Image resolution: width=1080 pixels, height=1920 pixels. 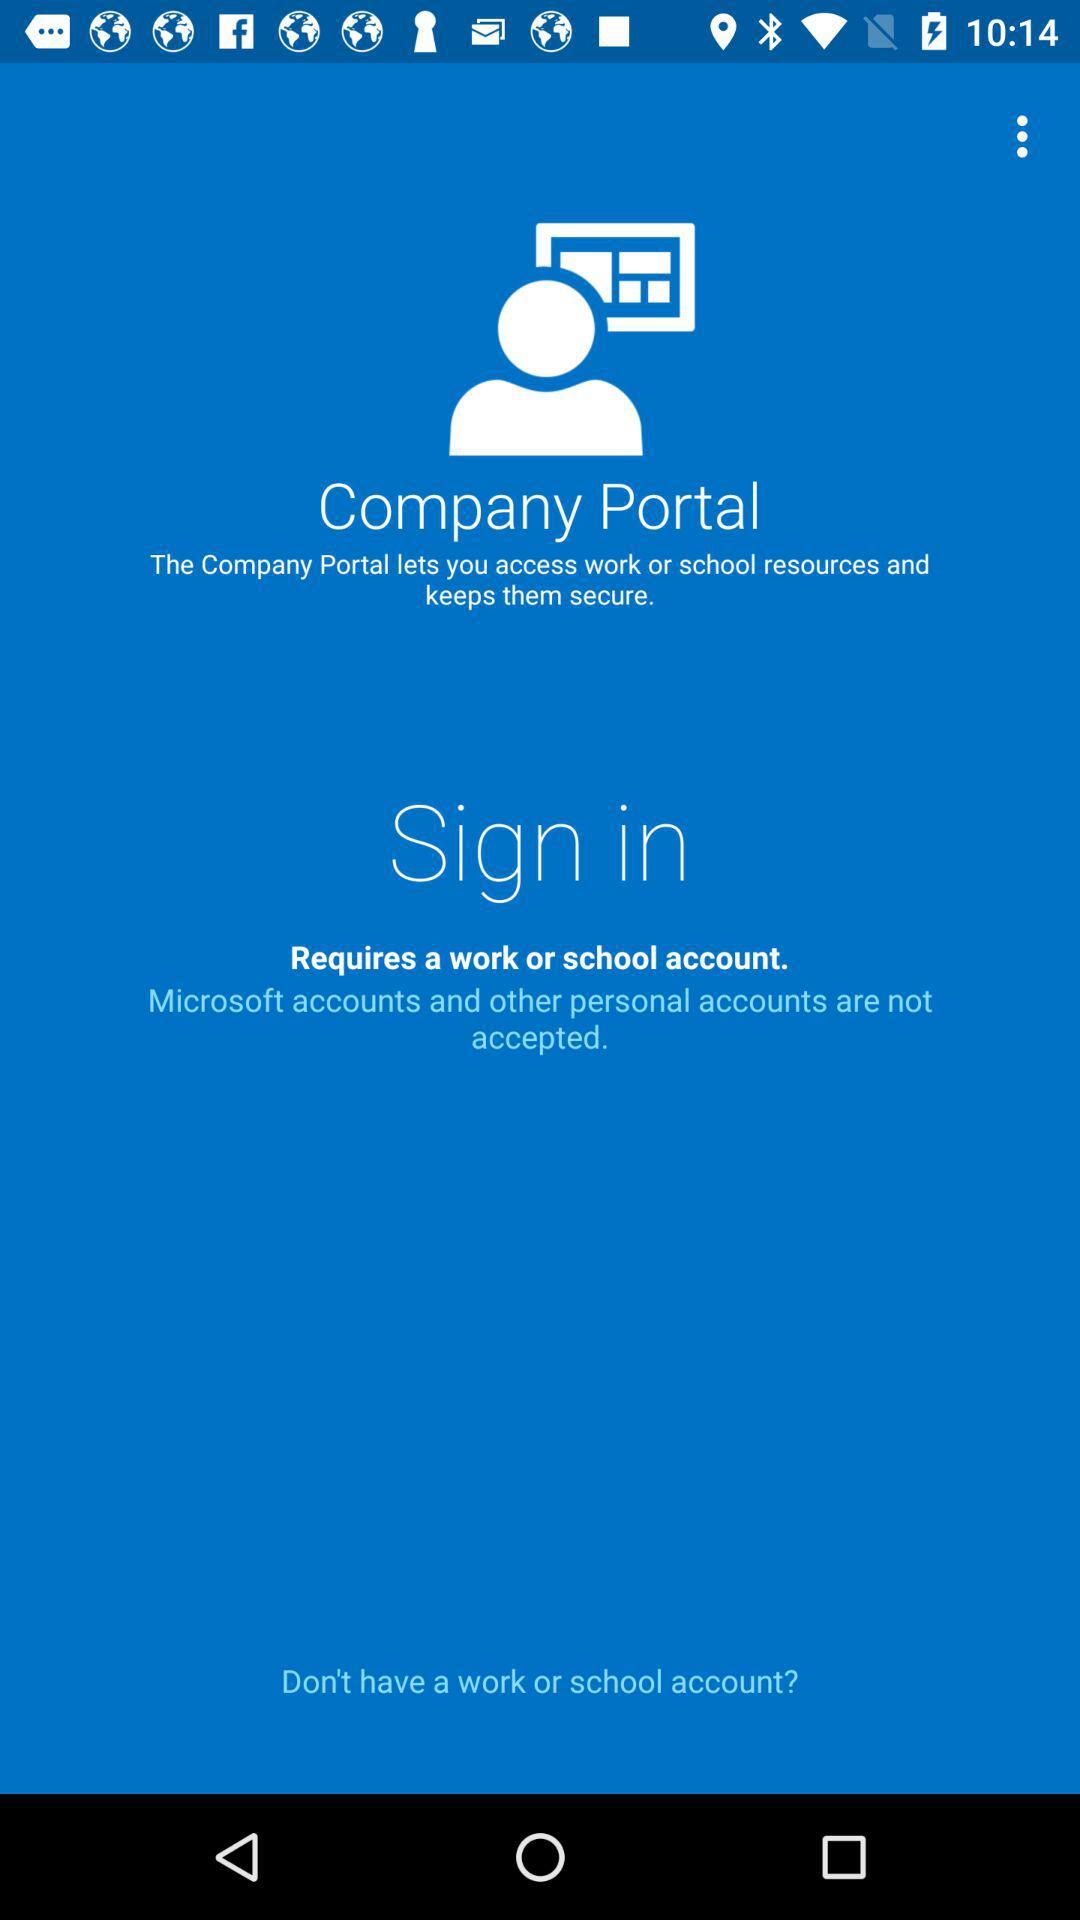 What do you see at coordinates (1027, 135) in the screenshot?
I see `item at the top right corner` at bounding box center [1027, 135].